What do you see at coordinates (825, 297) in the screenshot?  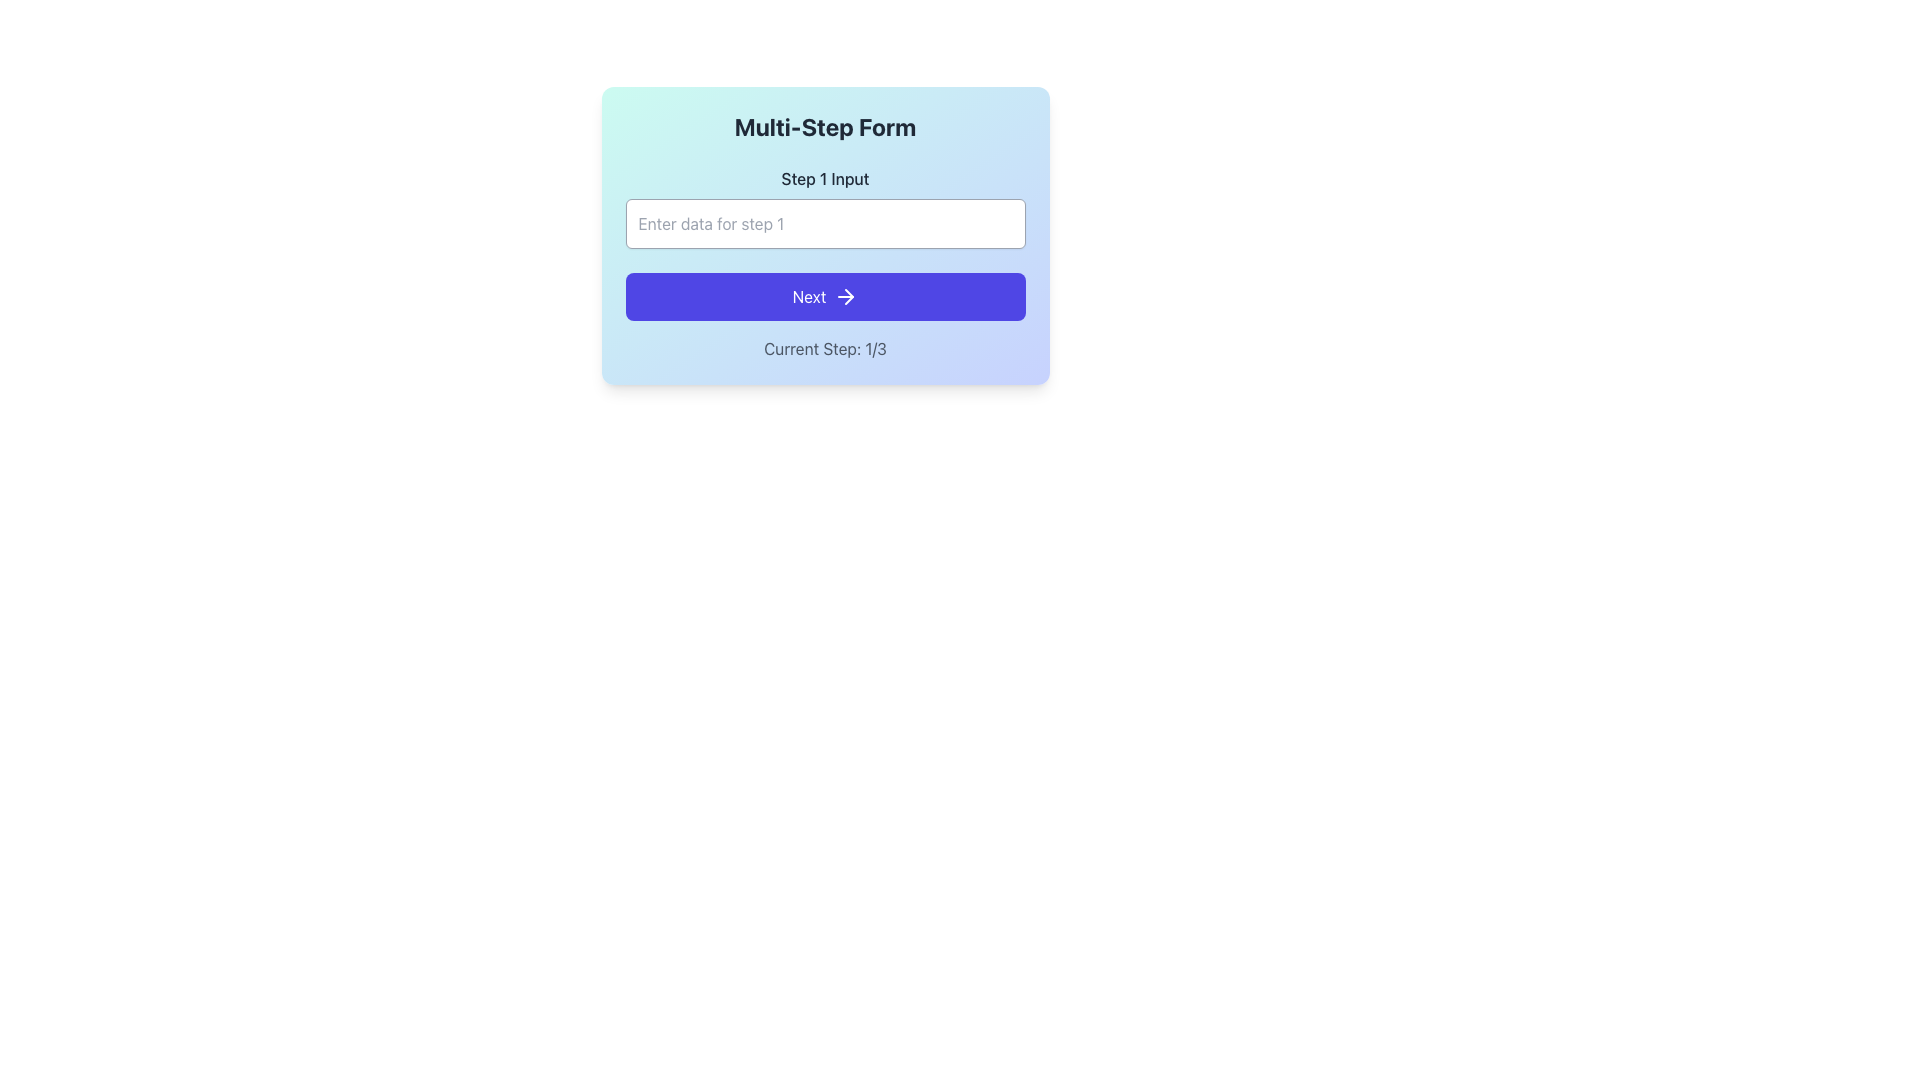 I see `the blue 'Next' button with rounded corners located below the input field to proceed to the next step of the form` at bounding box center [825, 297].